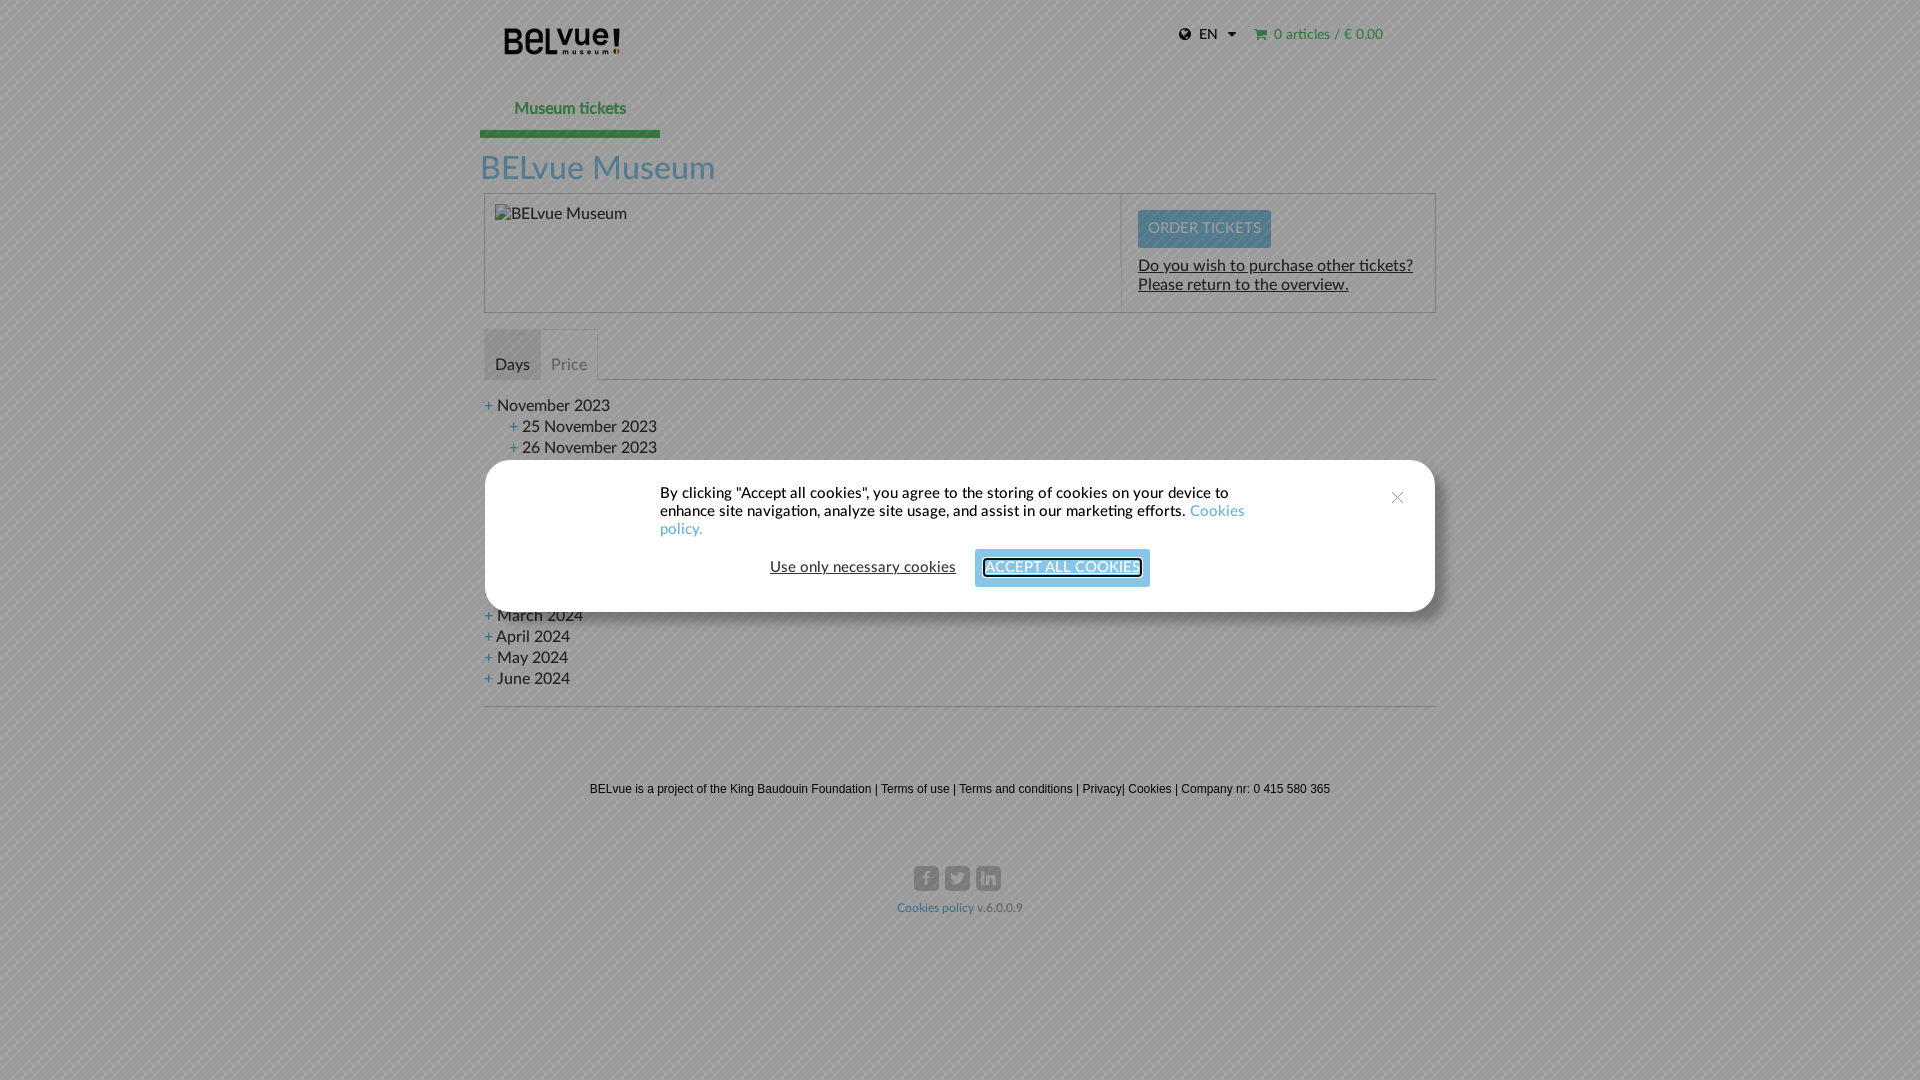  Describe the element at coordinates (488, 552) in the screenshot. I see `'+'` at that location.